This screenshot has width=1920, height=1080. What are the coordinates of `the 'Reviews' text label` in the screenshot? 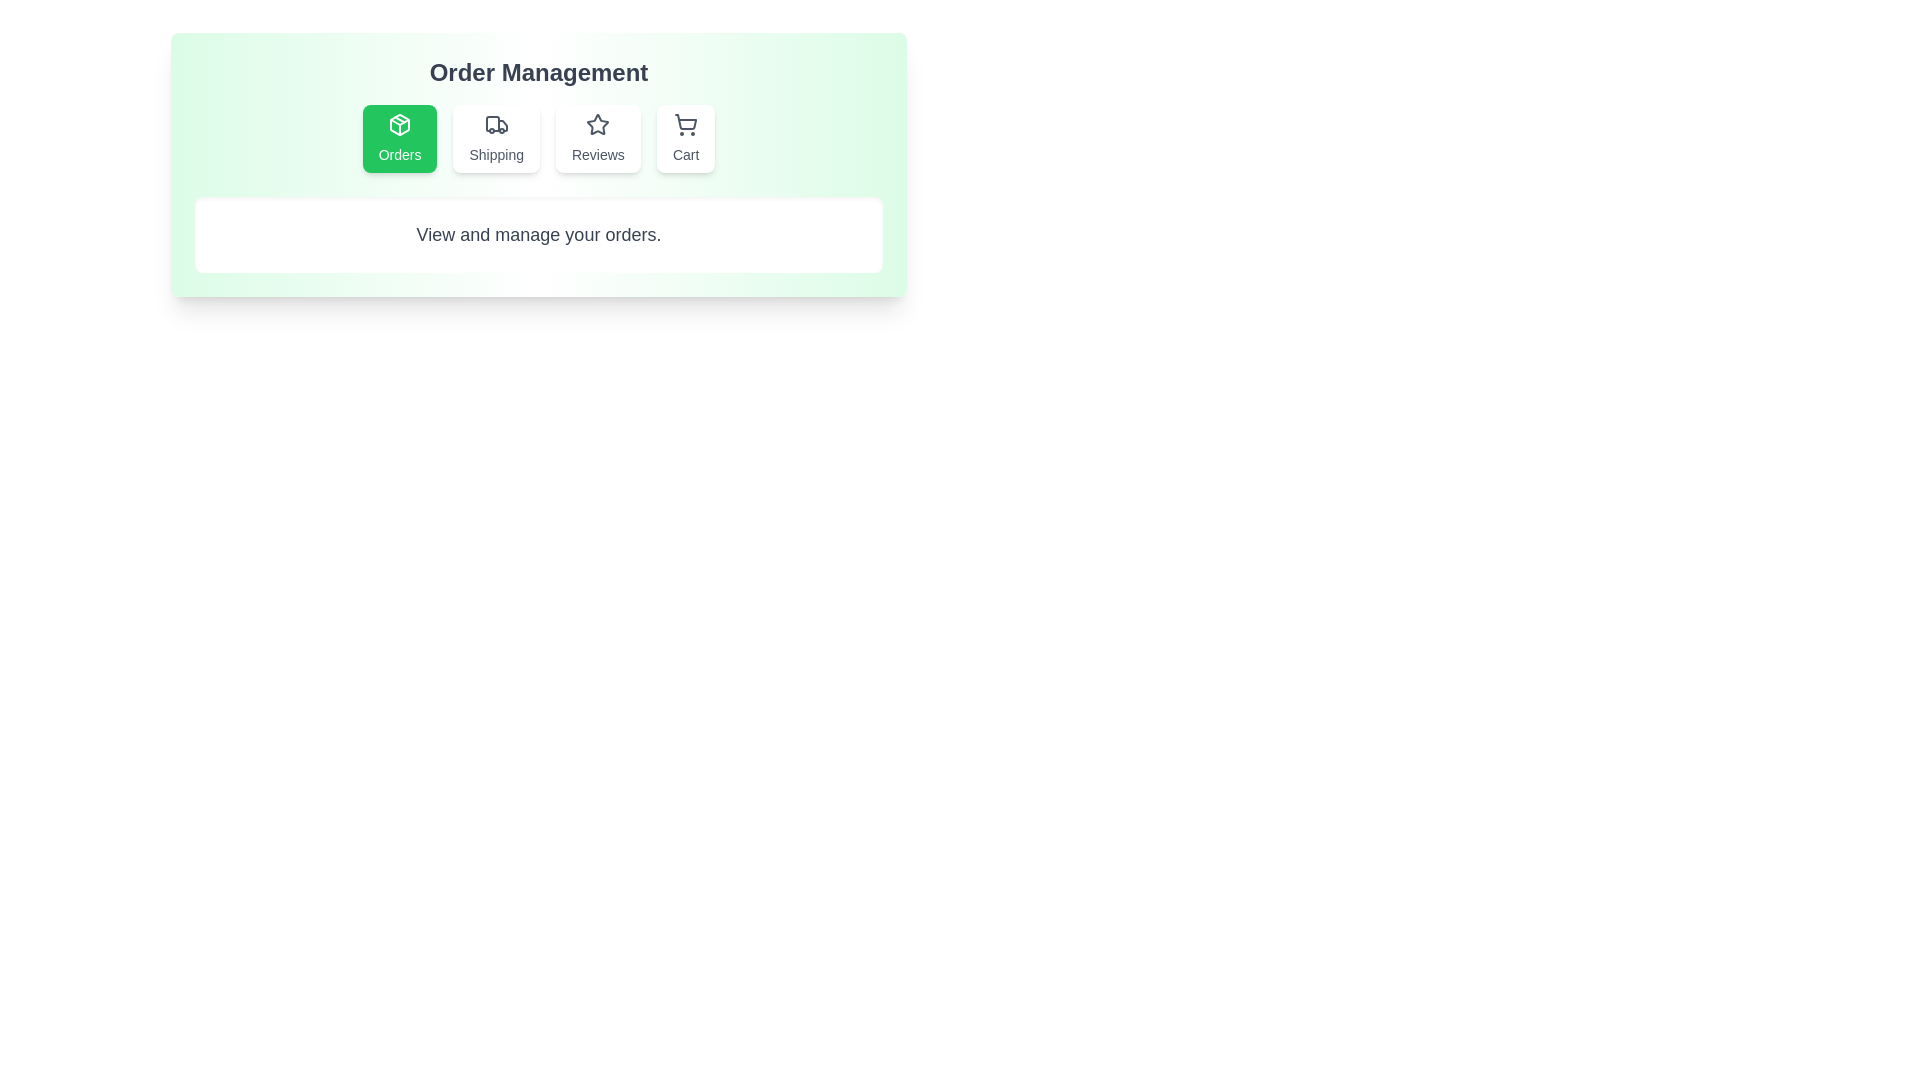 It's located at (597, 153).